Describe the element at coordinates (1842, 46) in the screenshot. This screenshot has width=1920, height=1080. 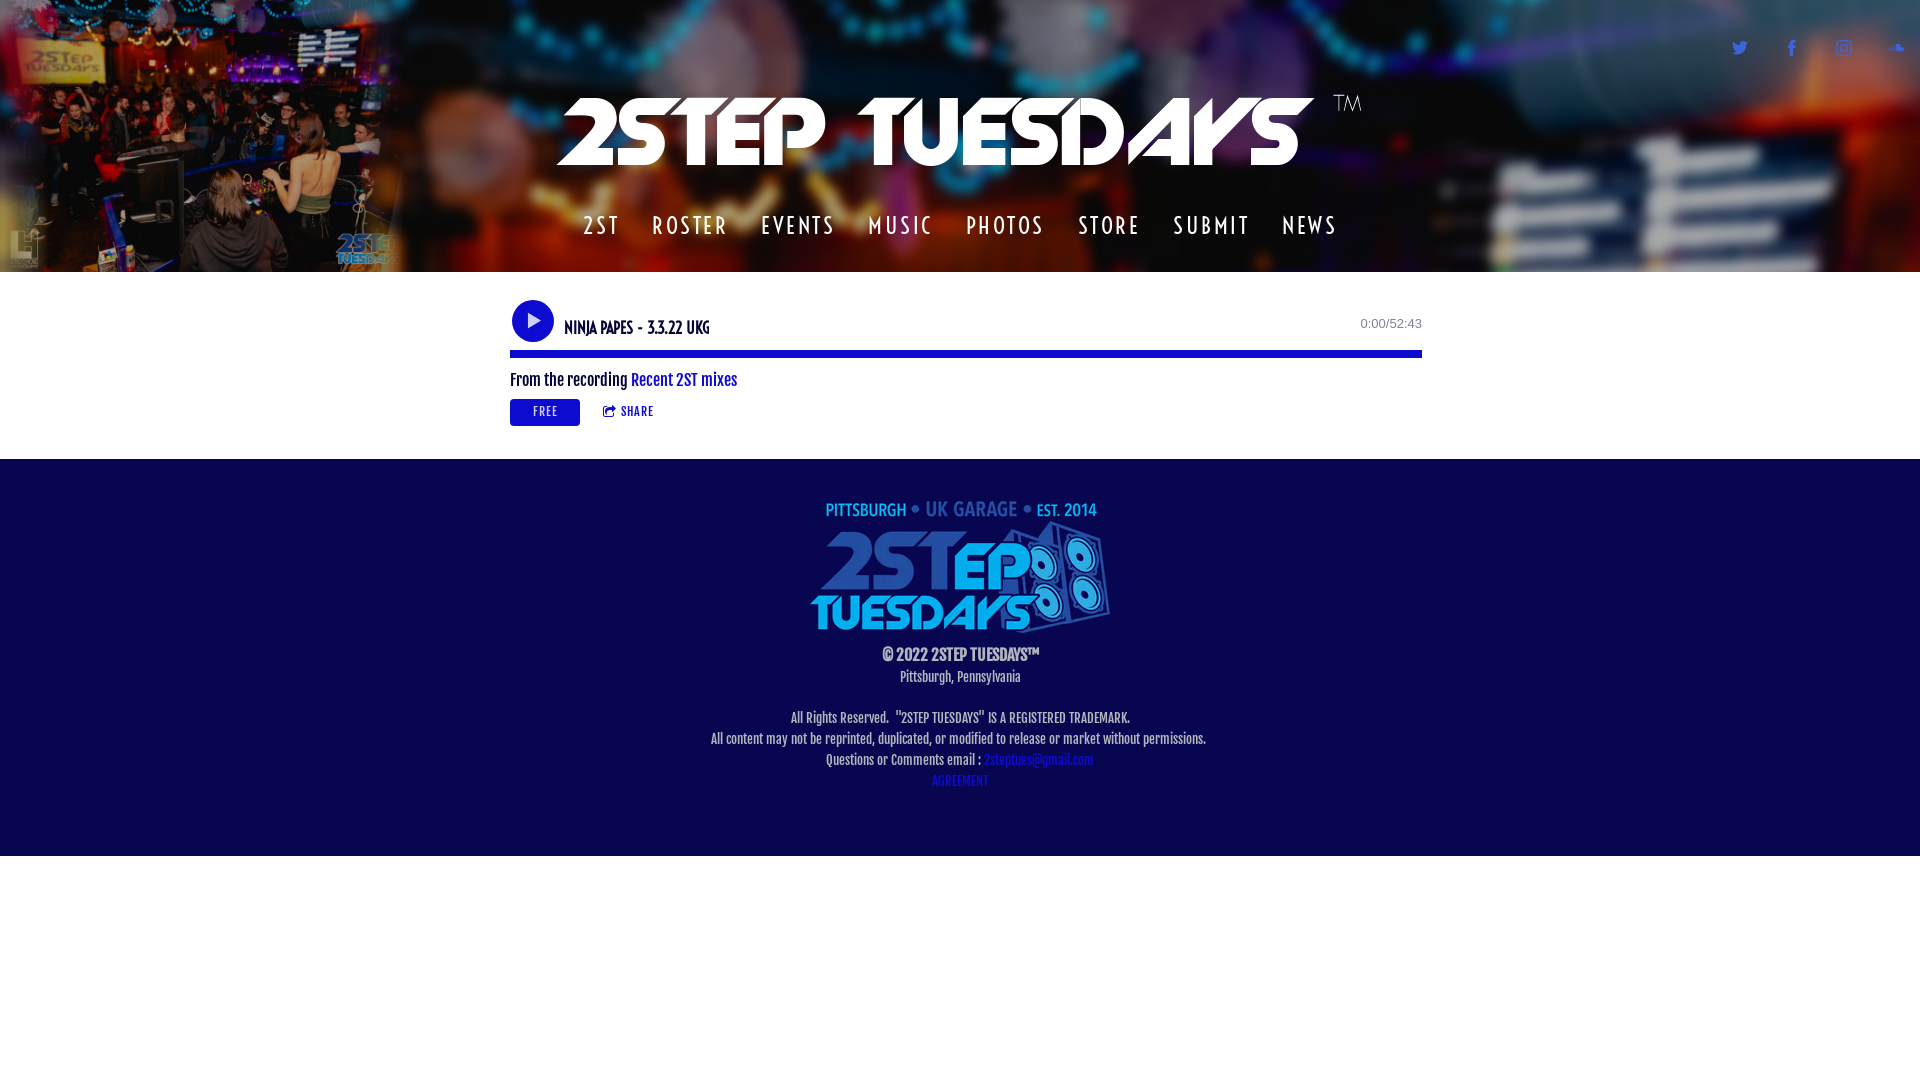
I see `'https://instagram.com/2step'` at that location.